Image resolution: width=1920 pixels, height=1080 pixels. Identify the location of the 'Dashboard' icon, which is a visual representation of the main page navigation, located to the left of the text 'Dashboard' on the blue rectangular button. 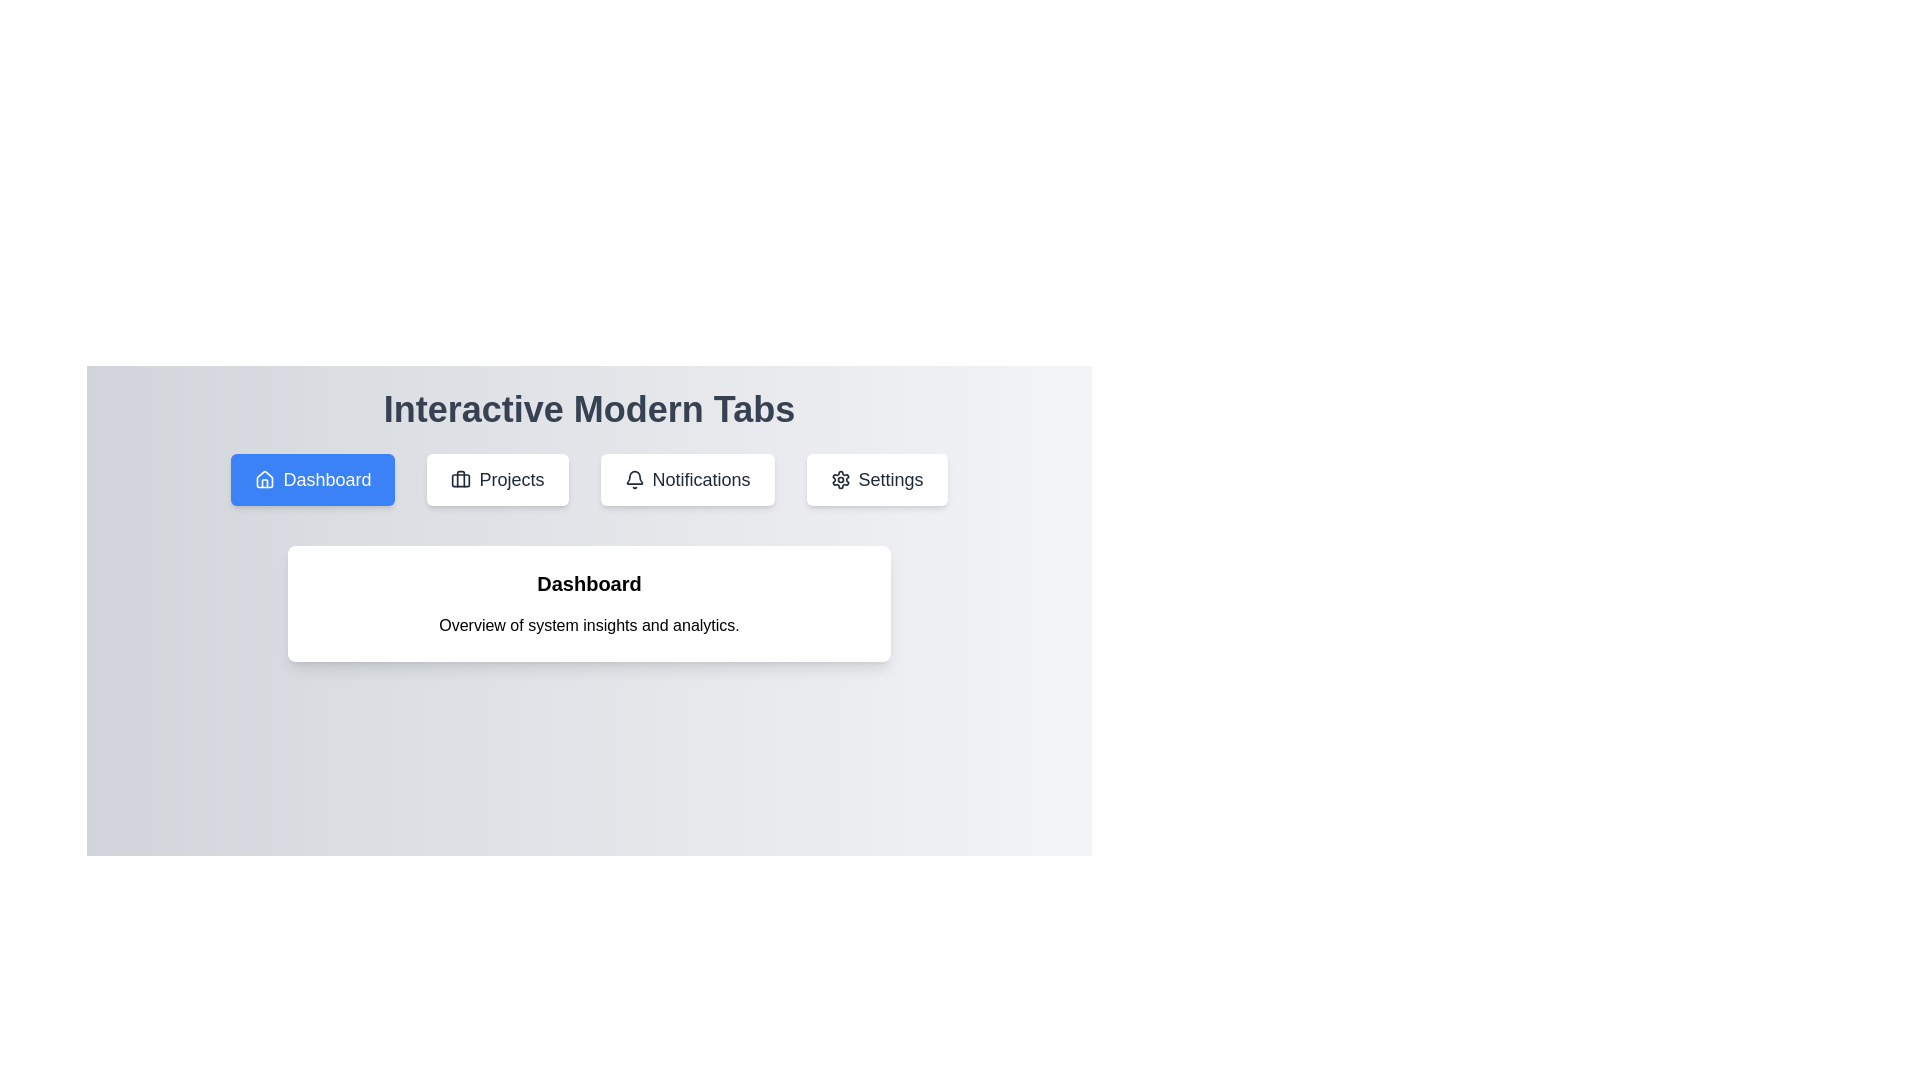
(264, 479).